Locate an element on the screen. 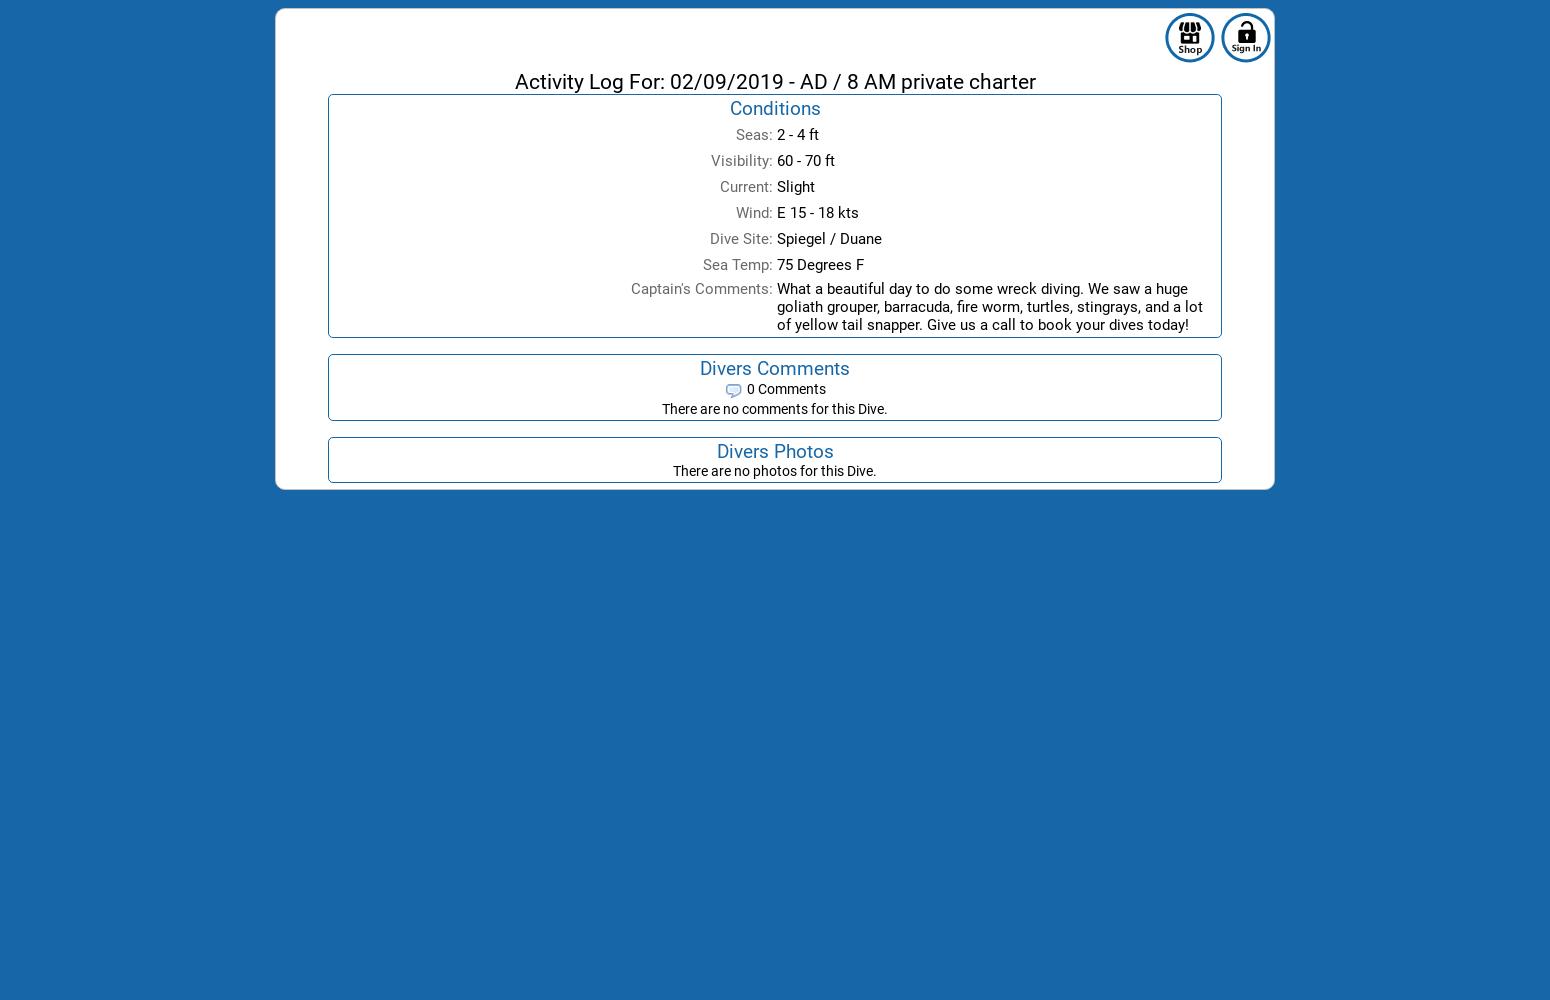 The image size is (1550, 1000). 'Divers Comments' is located at coordinates (699, 368).